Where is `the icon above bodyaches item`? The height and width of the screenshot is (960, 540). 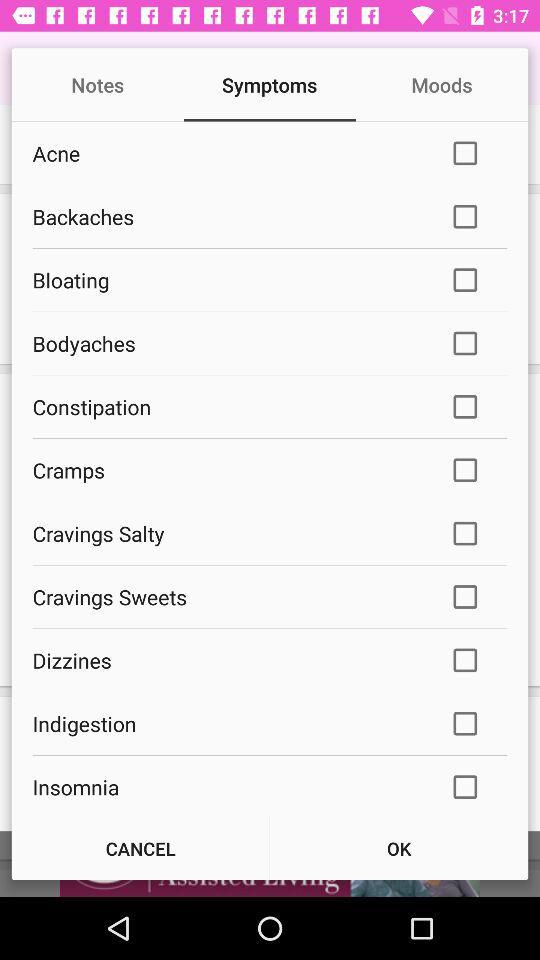 the icon above bodyaches item is located at coordinates (226, 279).